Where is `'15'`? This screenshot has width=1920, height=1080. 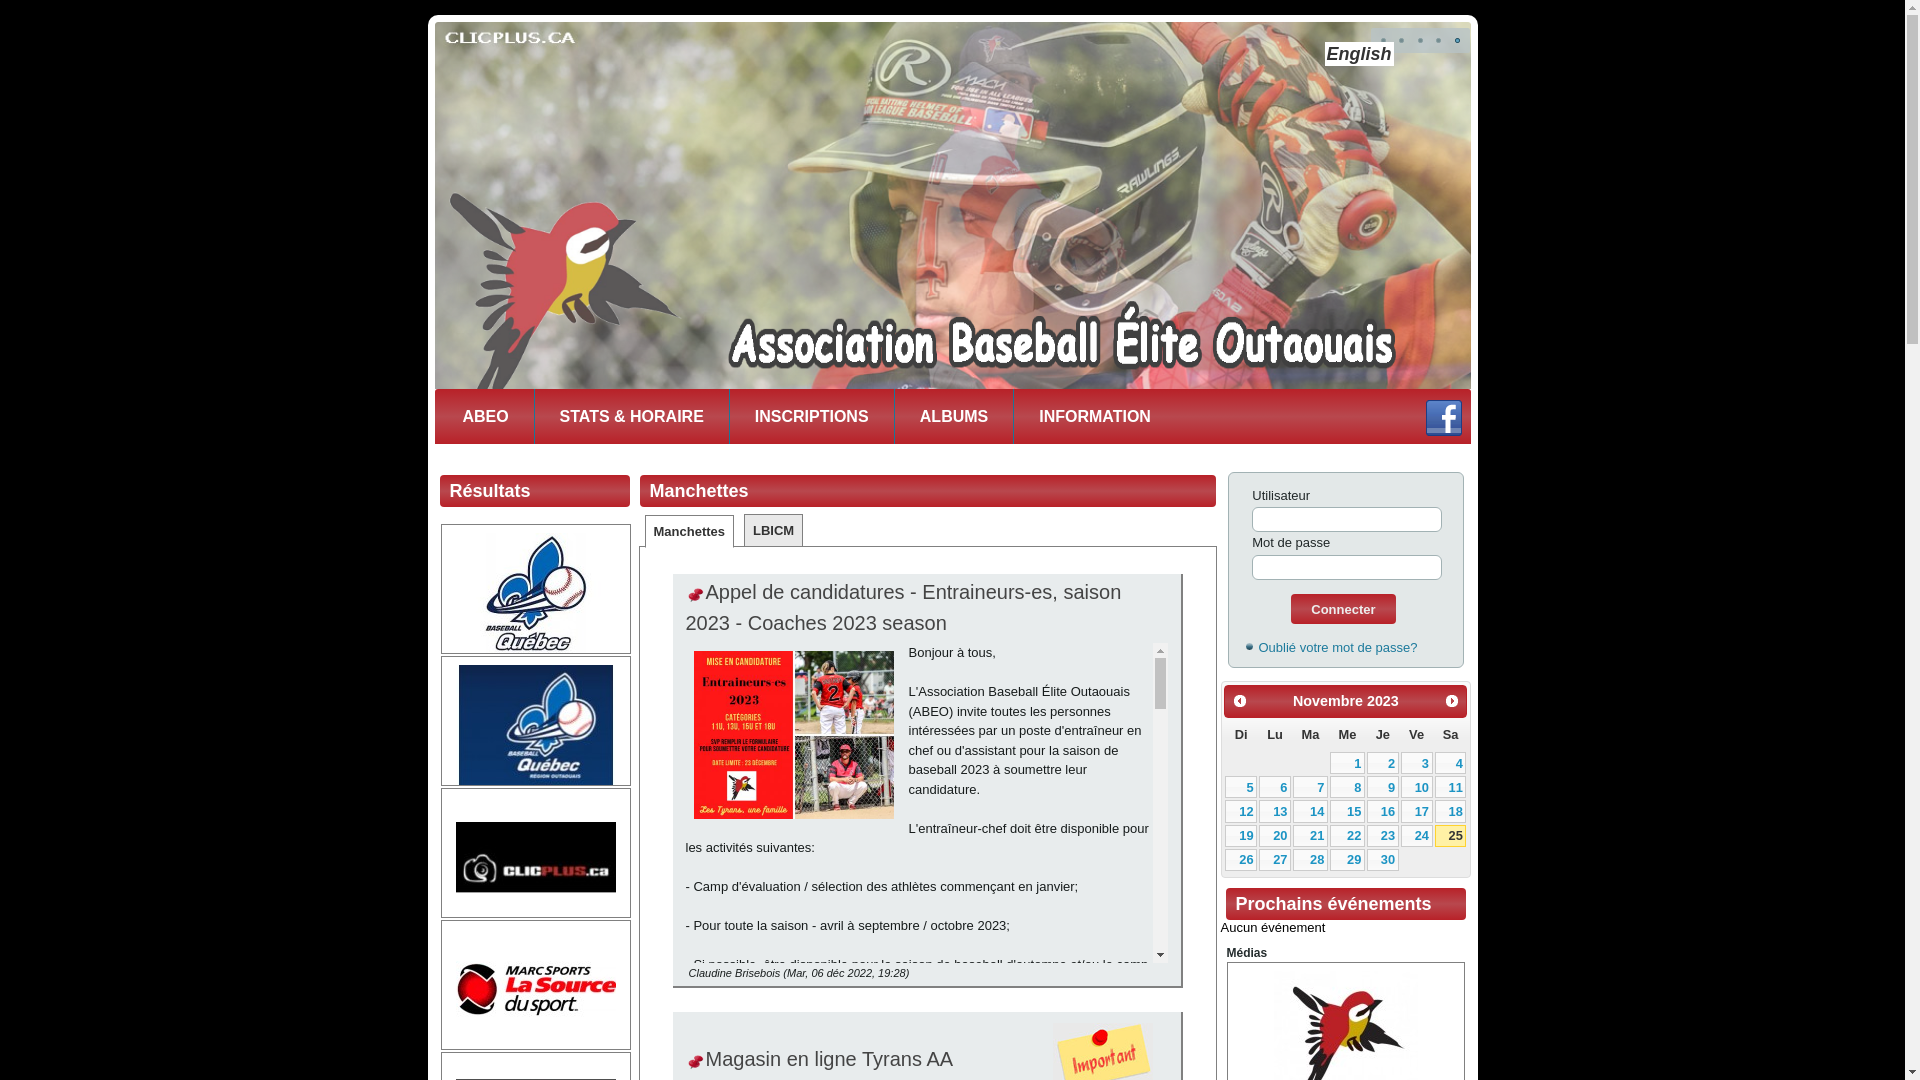
'15' is located at coordinates (1329, 810).